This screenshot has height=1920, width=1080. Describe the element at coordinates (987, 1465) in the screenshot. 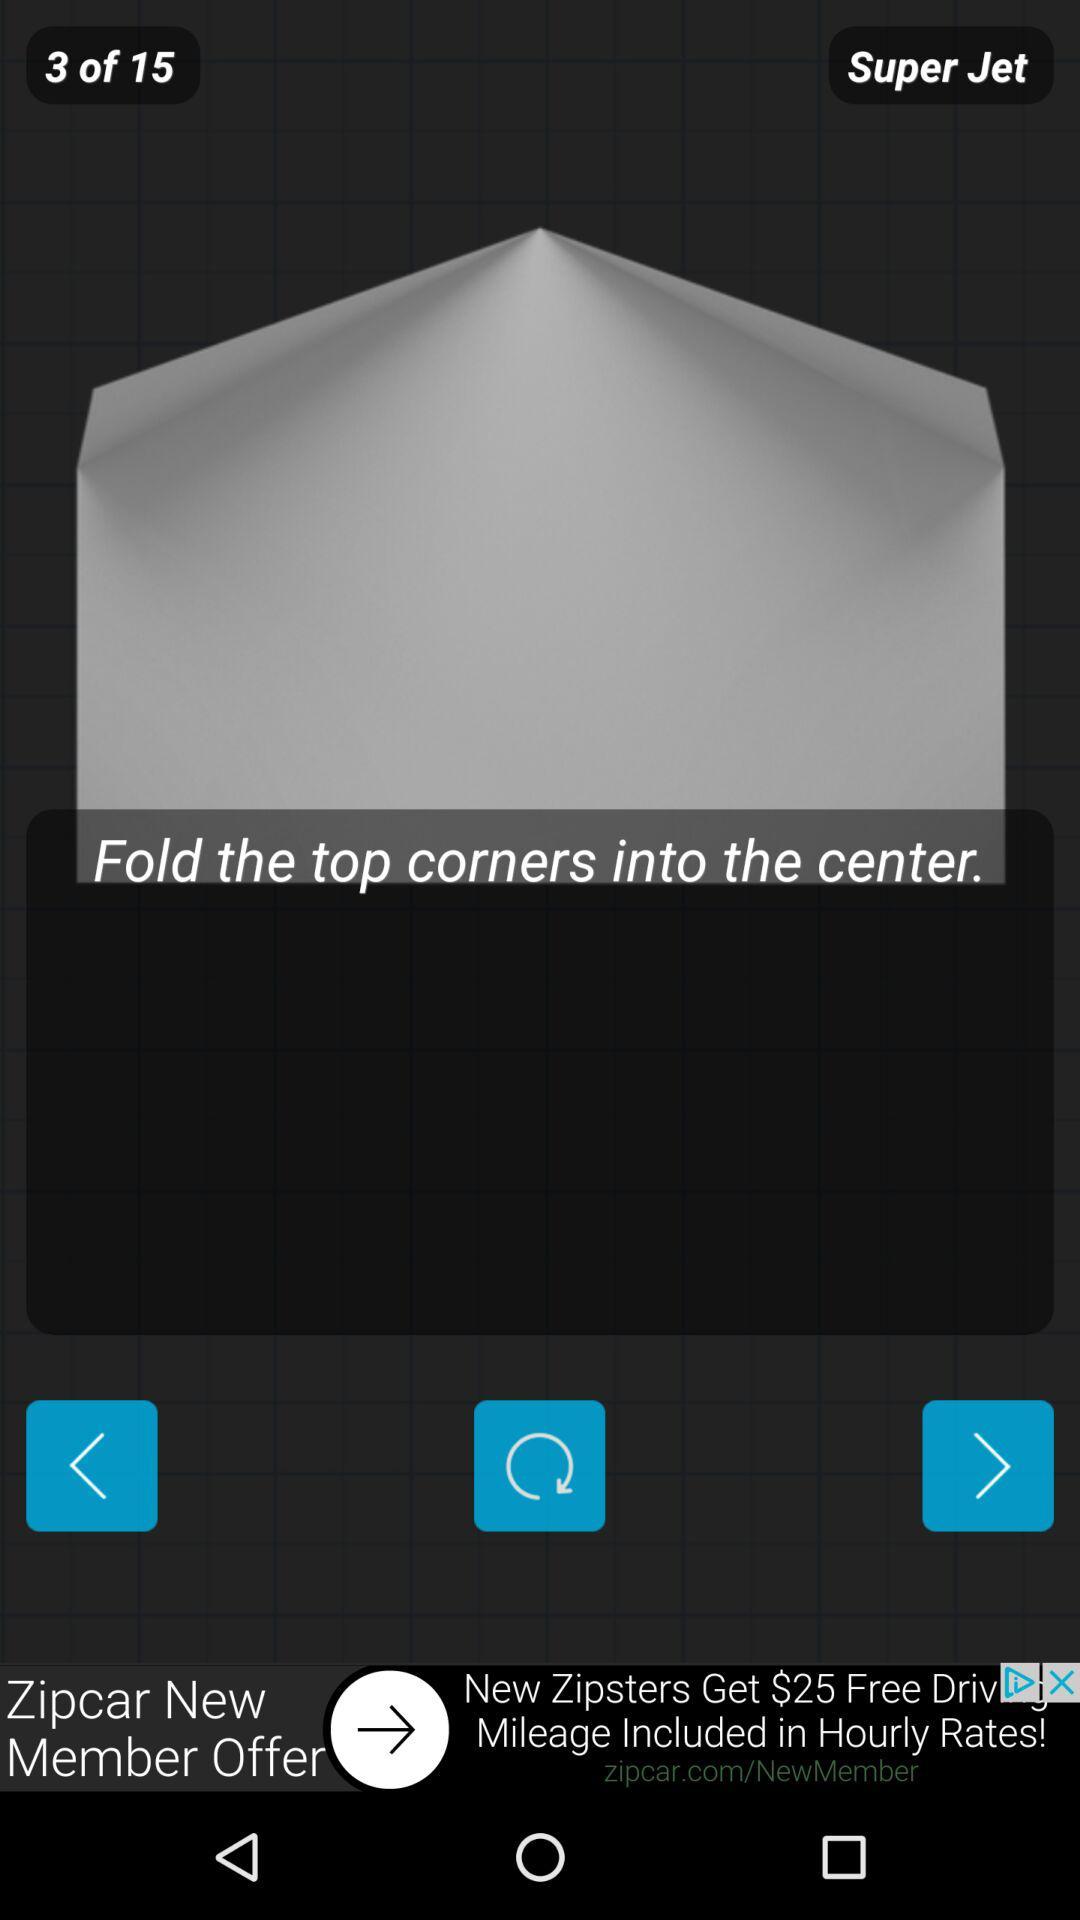

I see `advance next` at that location.